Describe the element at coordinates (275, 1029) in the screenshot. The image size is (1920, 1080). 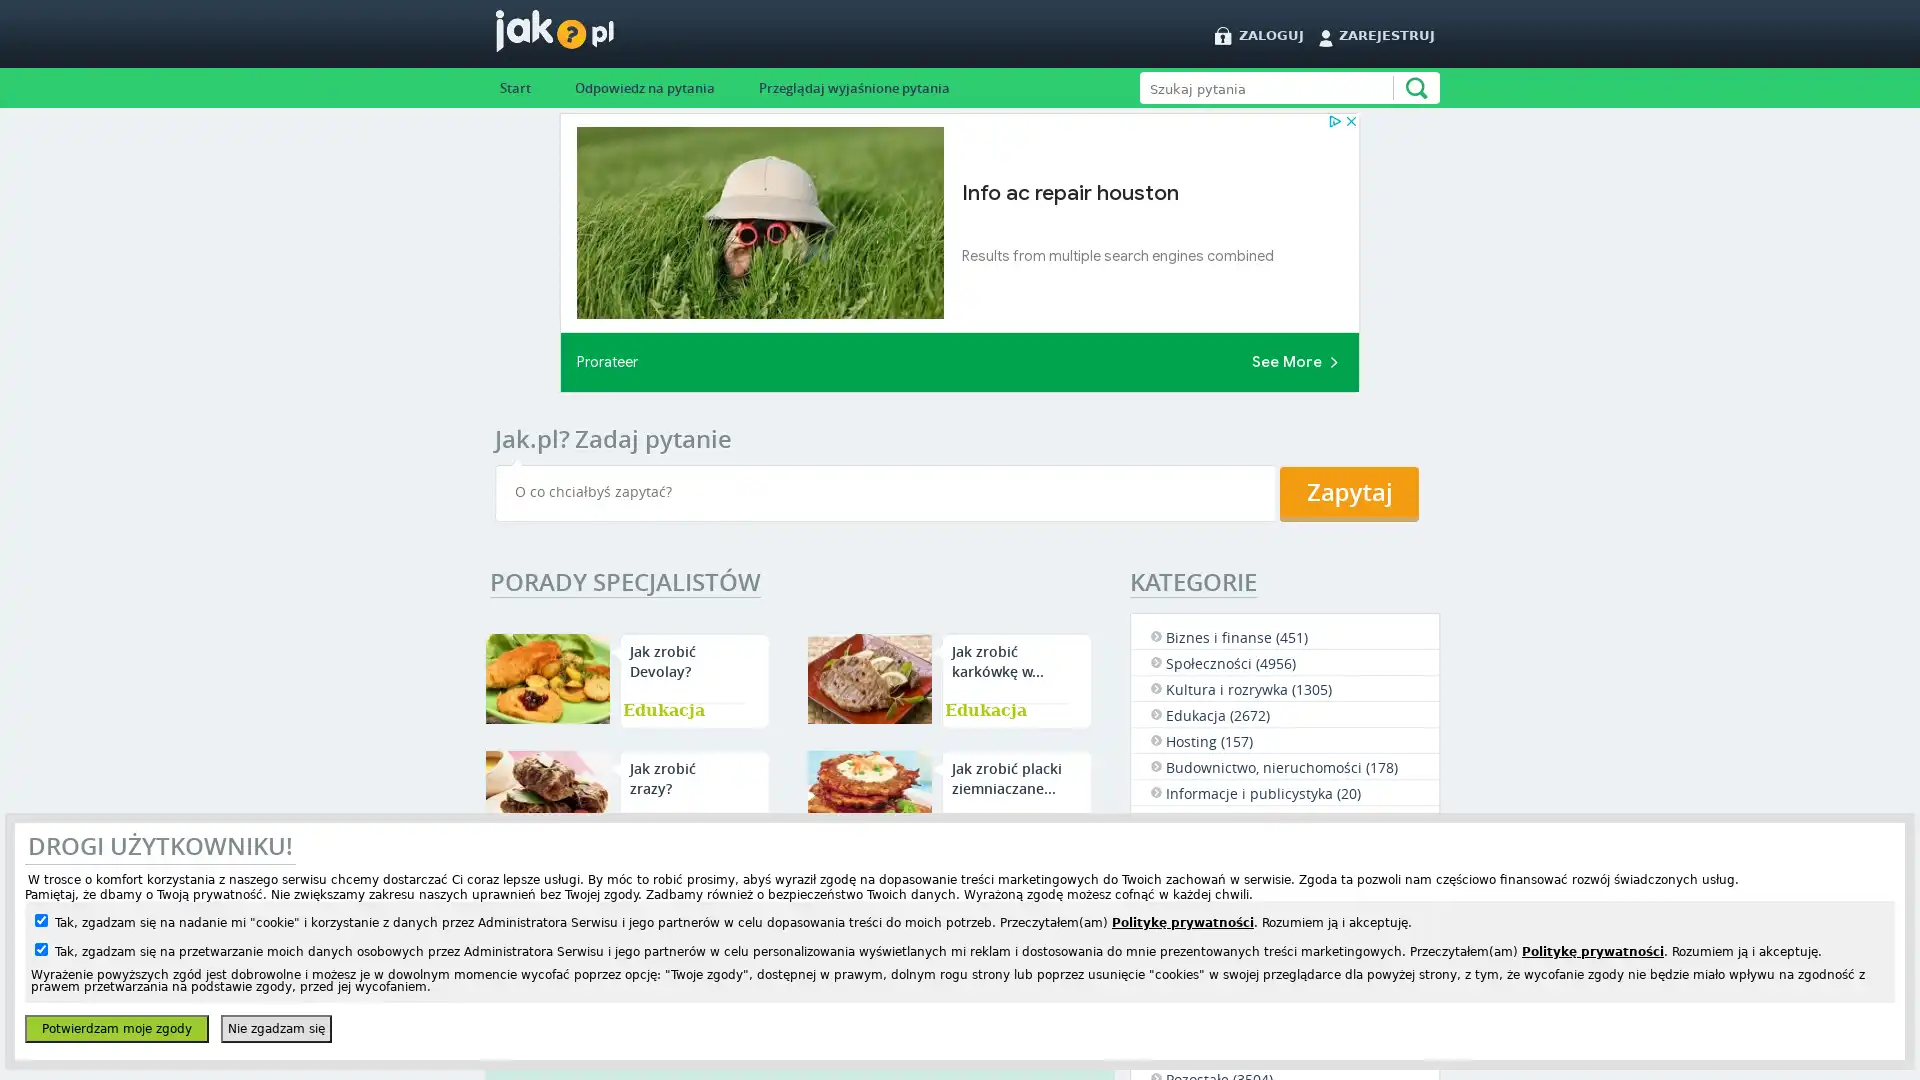
I see `Nie zgadzam sie` at that location.